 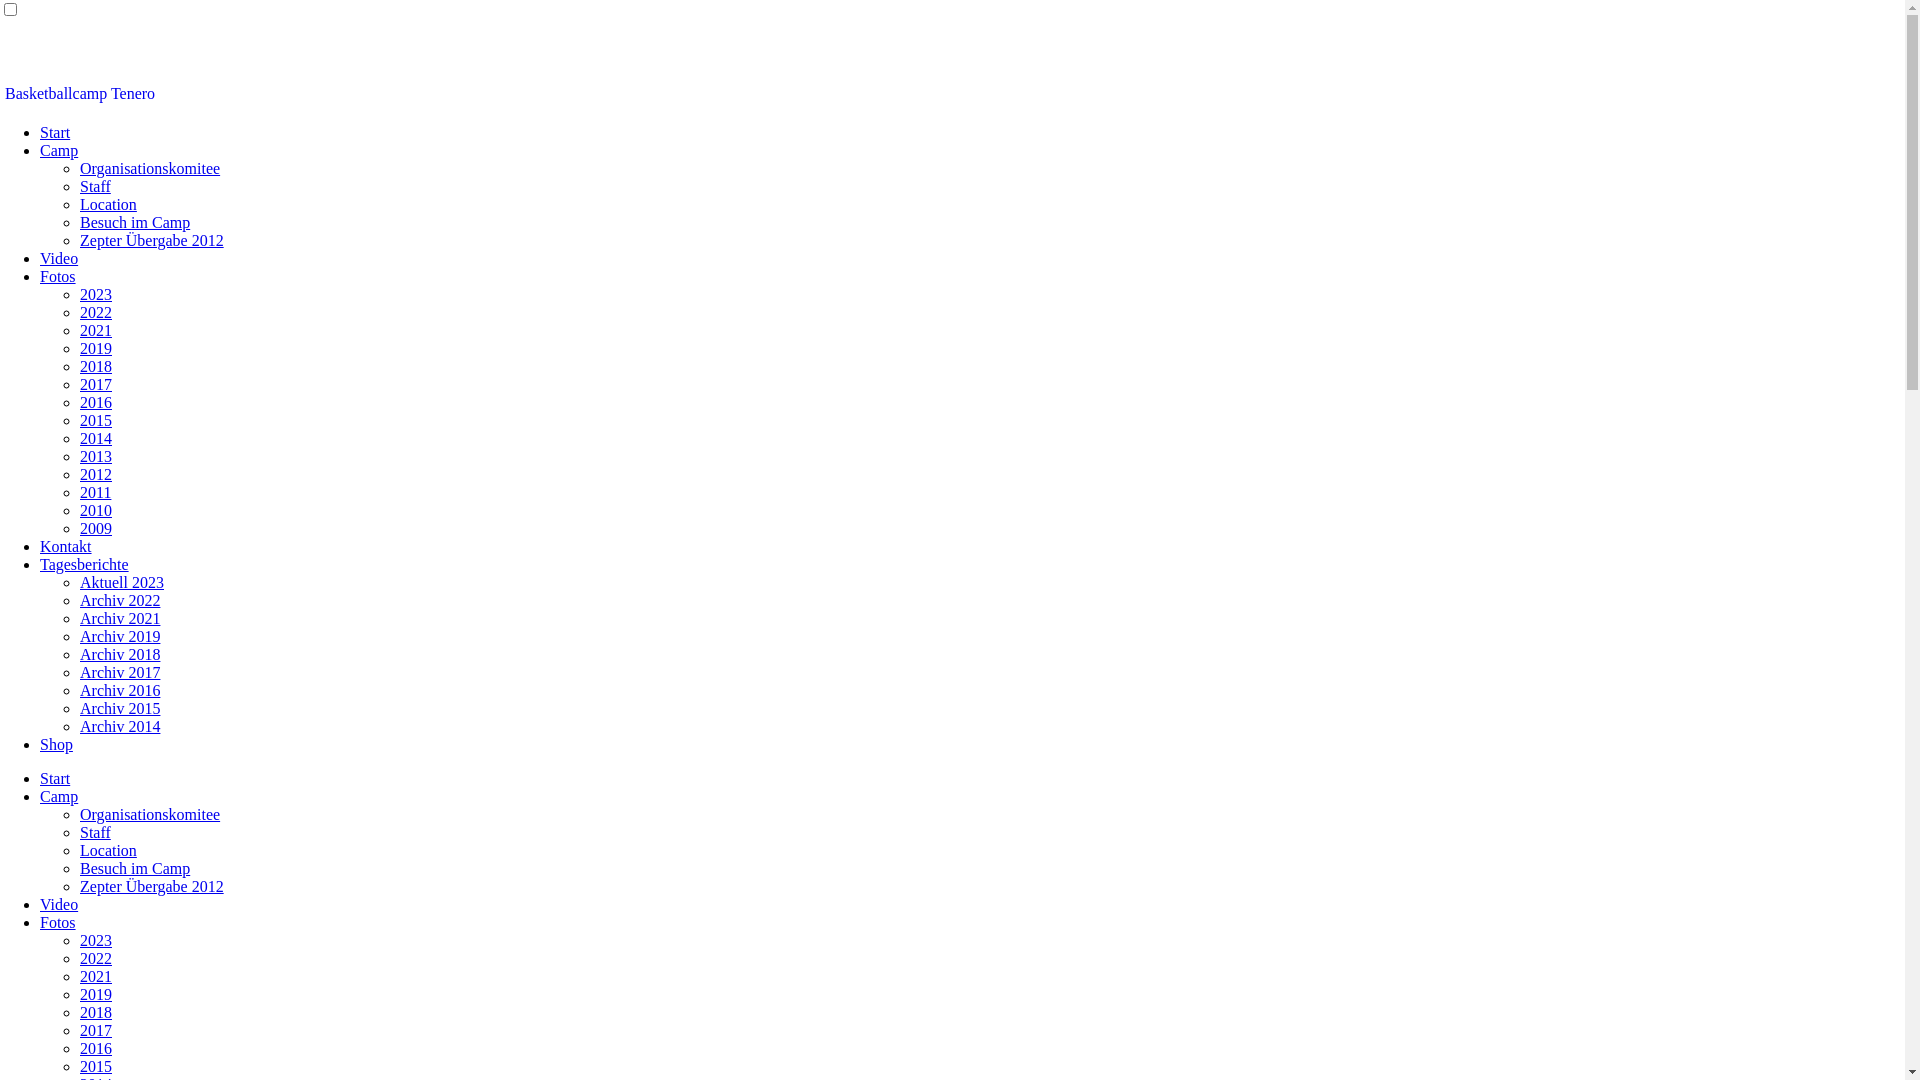 I want to click on '2015', so click(x=95, y=1065).